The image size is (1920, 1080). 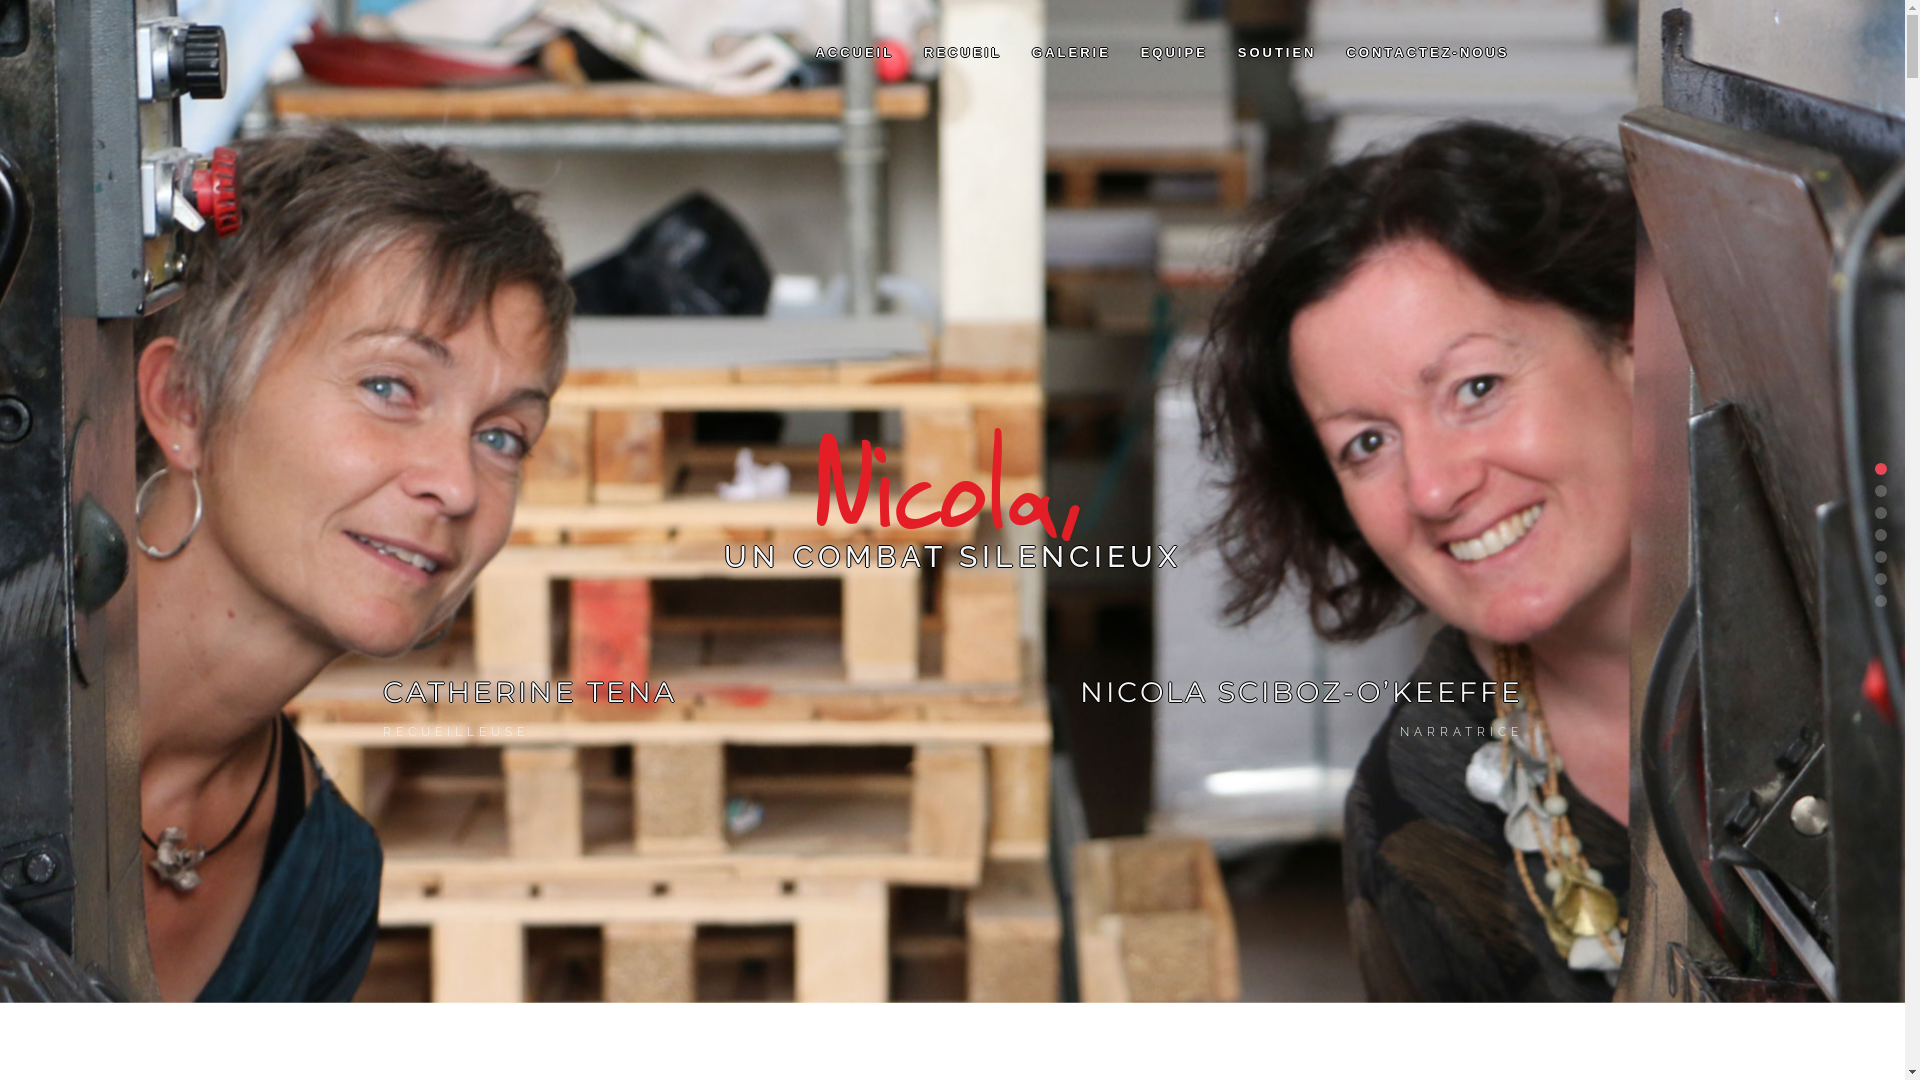 What do you see at coordinates (854, 52) in the screenshot?
I see `'ACCUEIL'` at bounding box center [854, 52].